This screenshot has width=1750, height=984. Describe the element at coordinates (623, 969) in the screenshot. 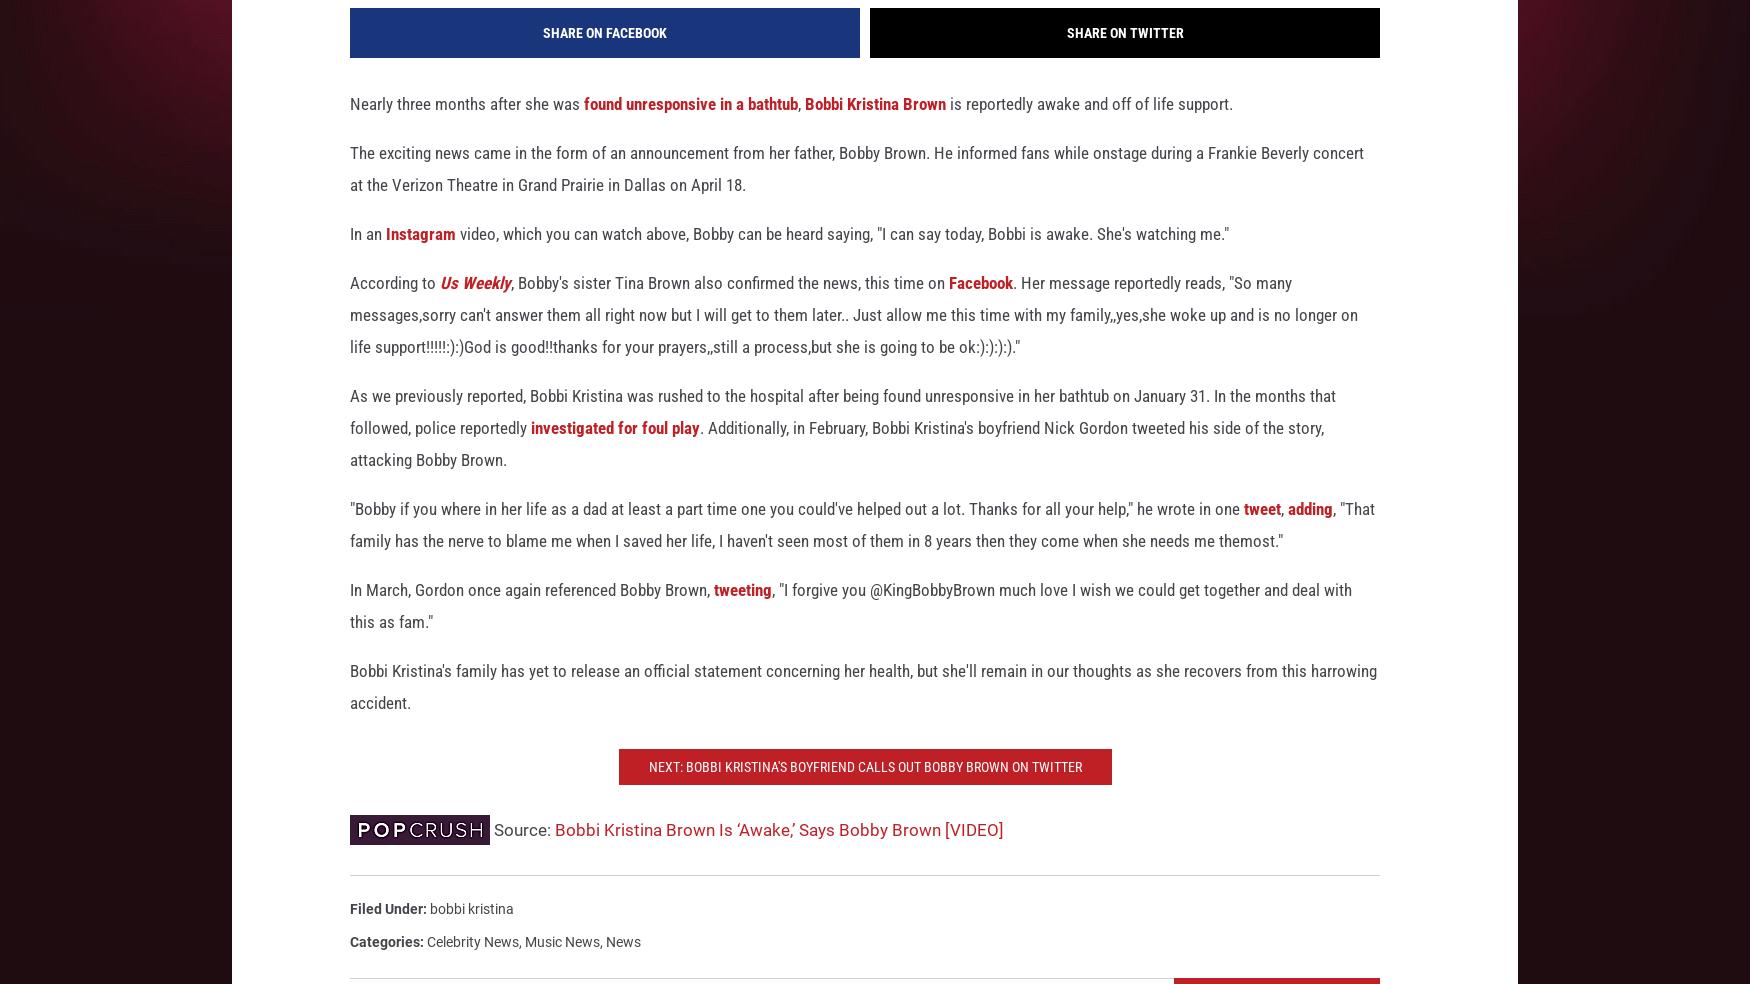

I see `'News'` at that location.